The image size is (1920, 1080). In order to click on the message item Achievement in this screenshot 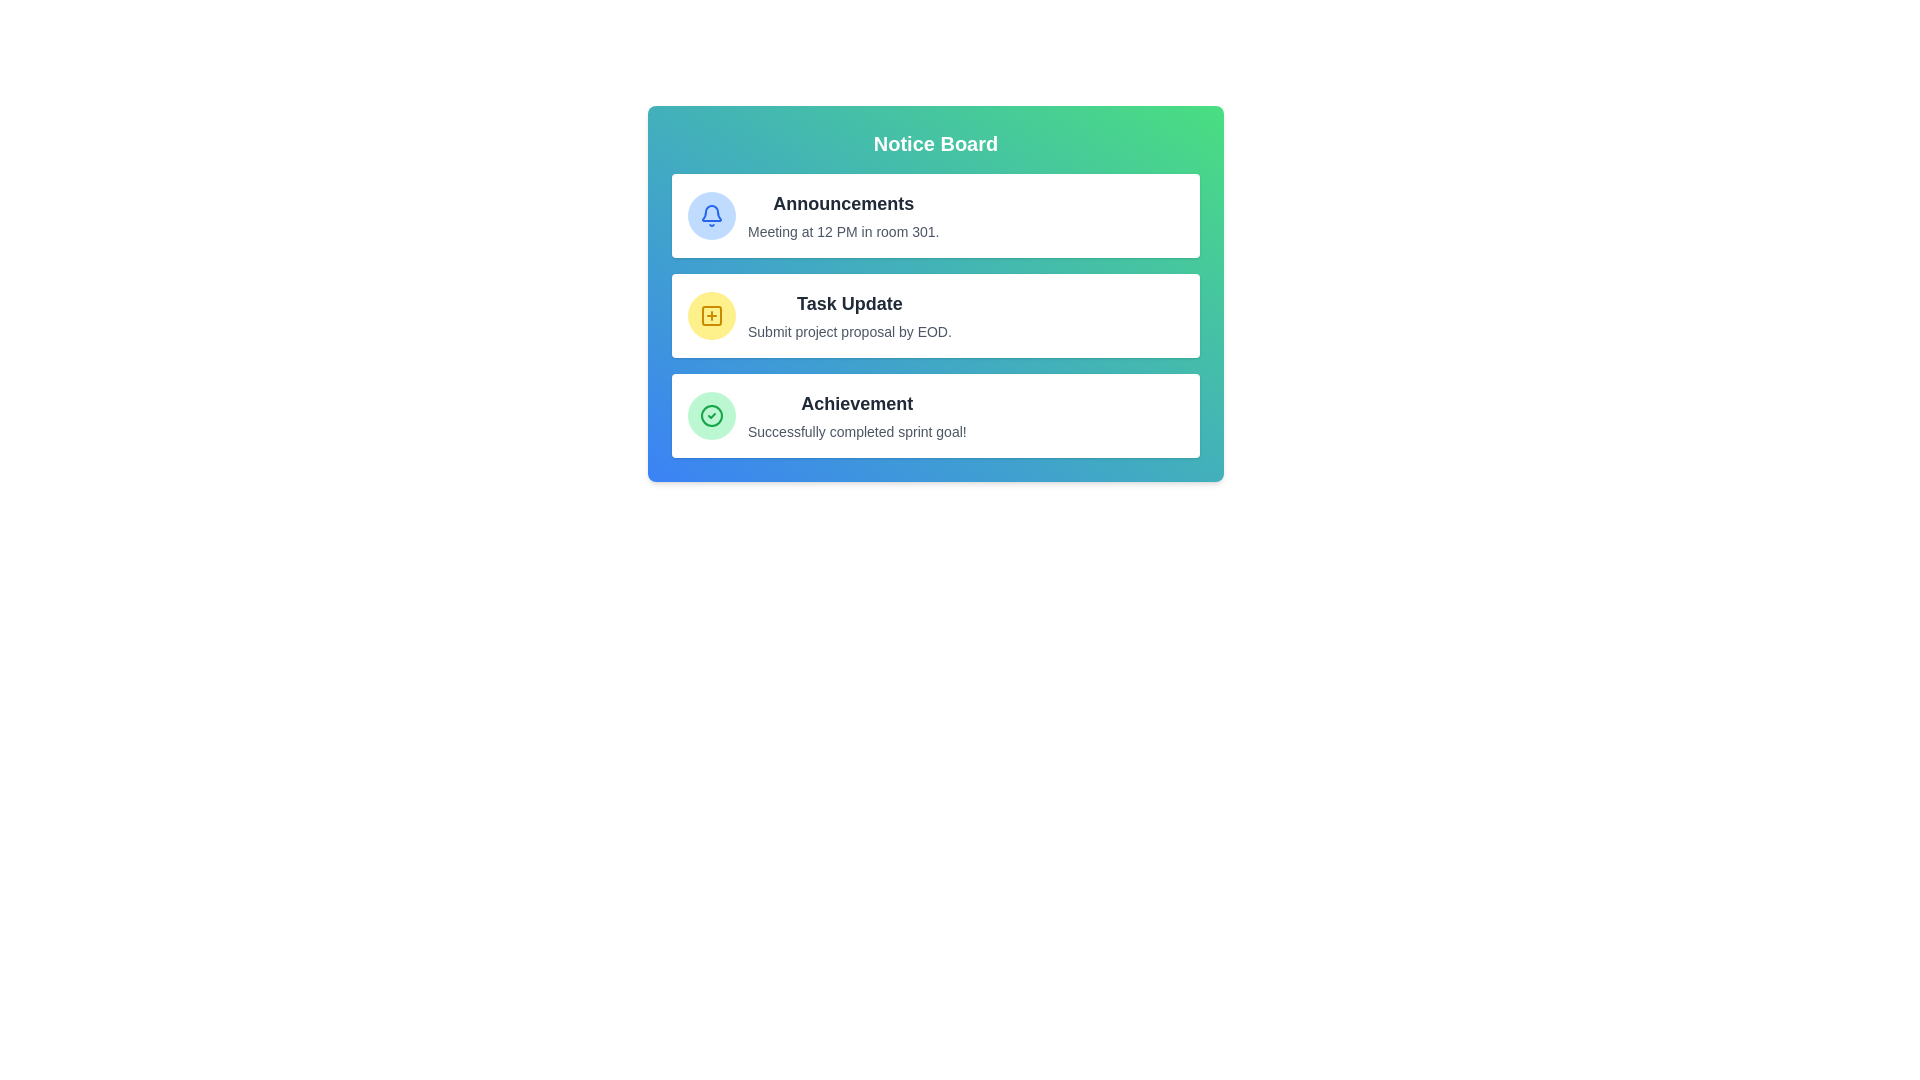, I will do `click(935, 415)`.